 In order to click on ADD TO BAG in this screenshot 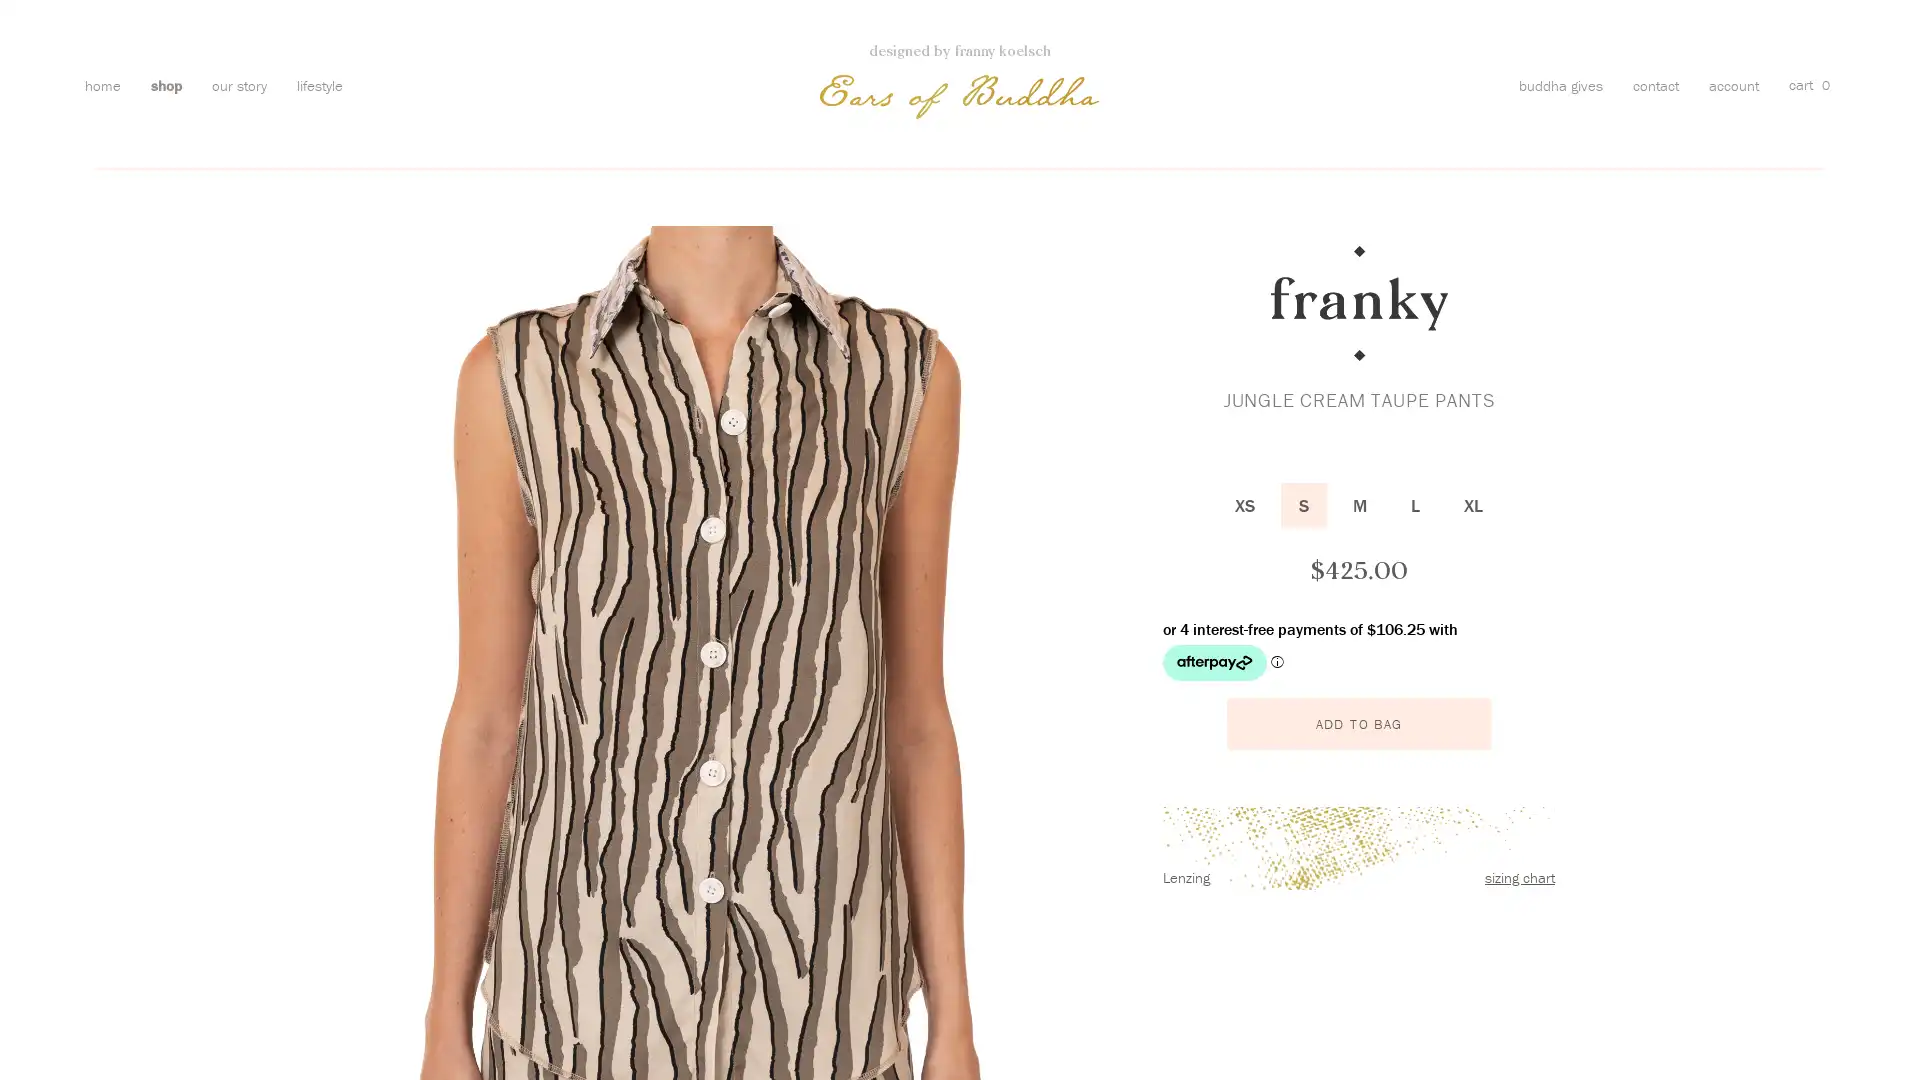, I will do `click(1358, 728)`.